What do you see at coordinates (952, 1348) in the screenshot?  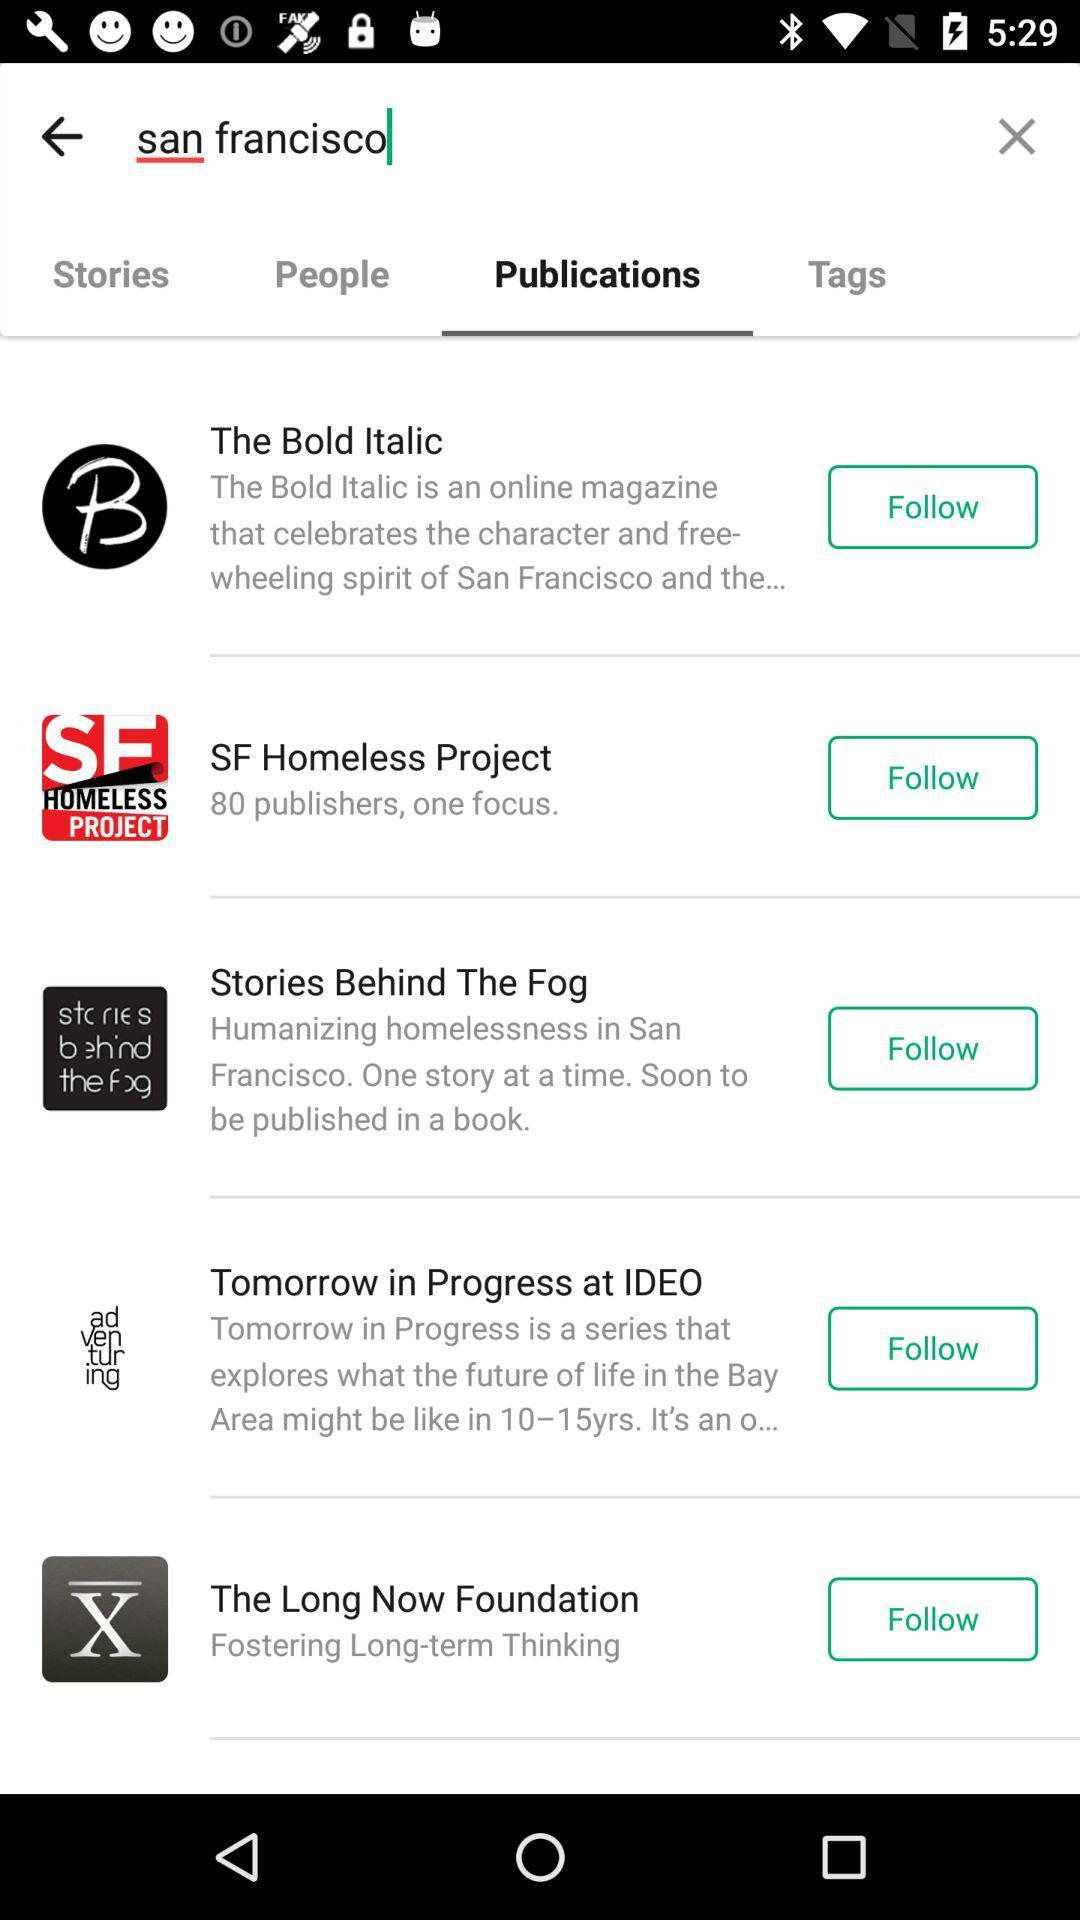 I see `the text right to tomorrow in progress at ideo` at bounding box center [952, 1348].